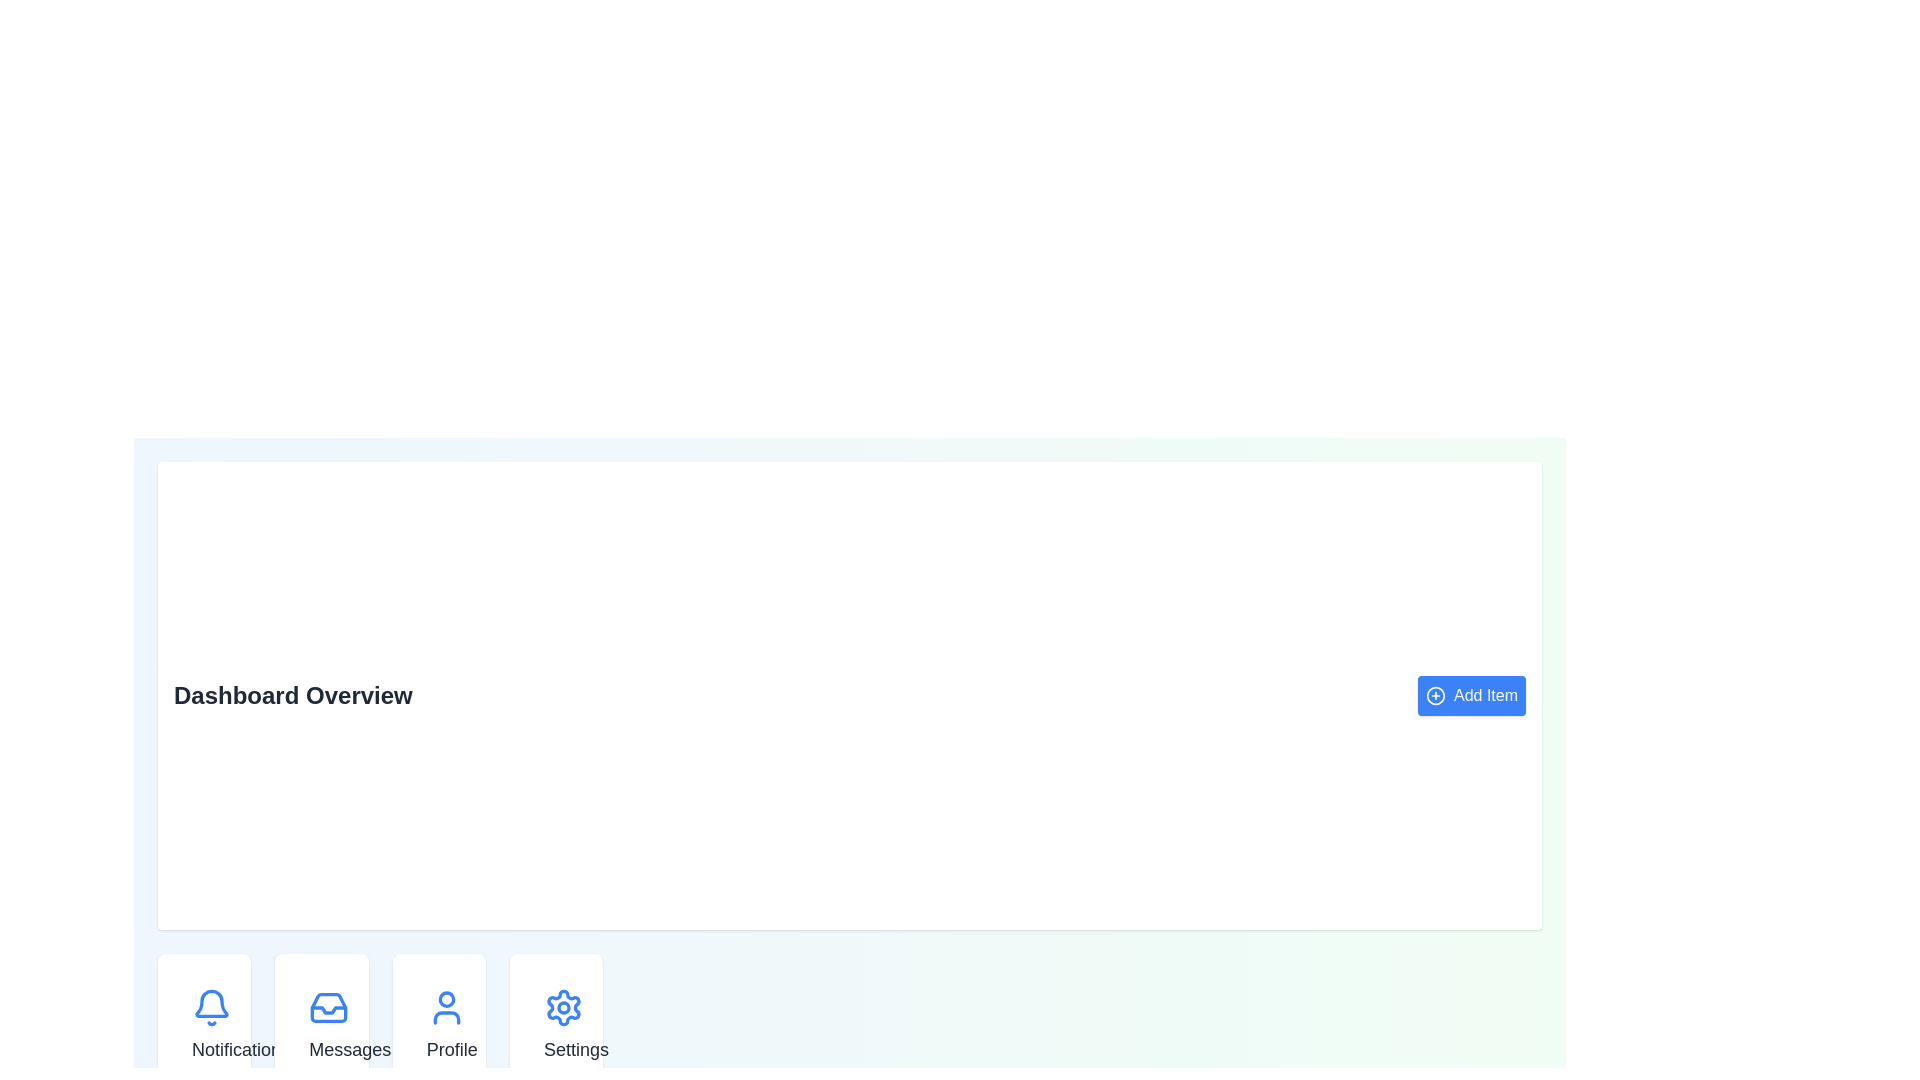 This screenshot has height=1080, width=1920. What do you see at coordinates (1434, 694) in the screenshot?
I see `the 'Add Item' button which encompasses the SVG circle element` at bounding box center [1434, 694].